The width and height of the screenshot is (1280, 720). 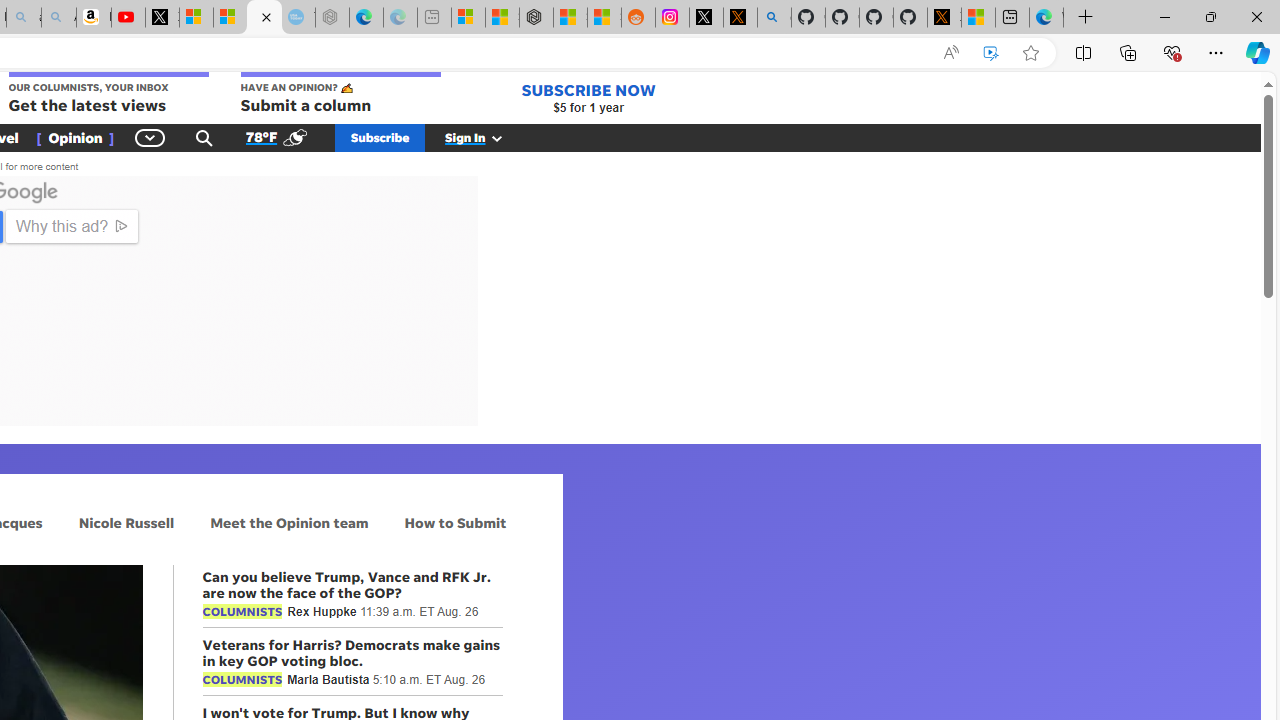 What do you see at coordinates (454, 521) in the screenshot?
I see `'How to Submit'` at bounding box center [454, 521].